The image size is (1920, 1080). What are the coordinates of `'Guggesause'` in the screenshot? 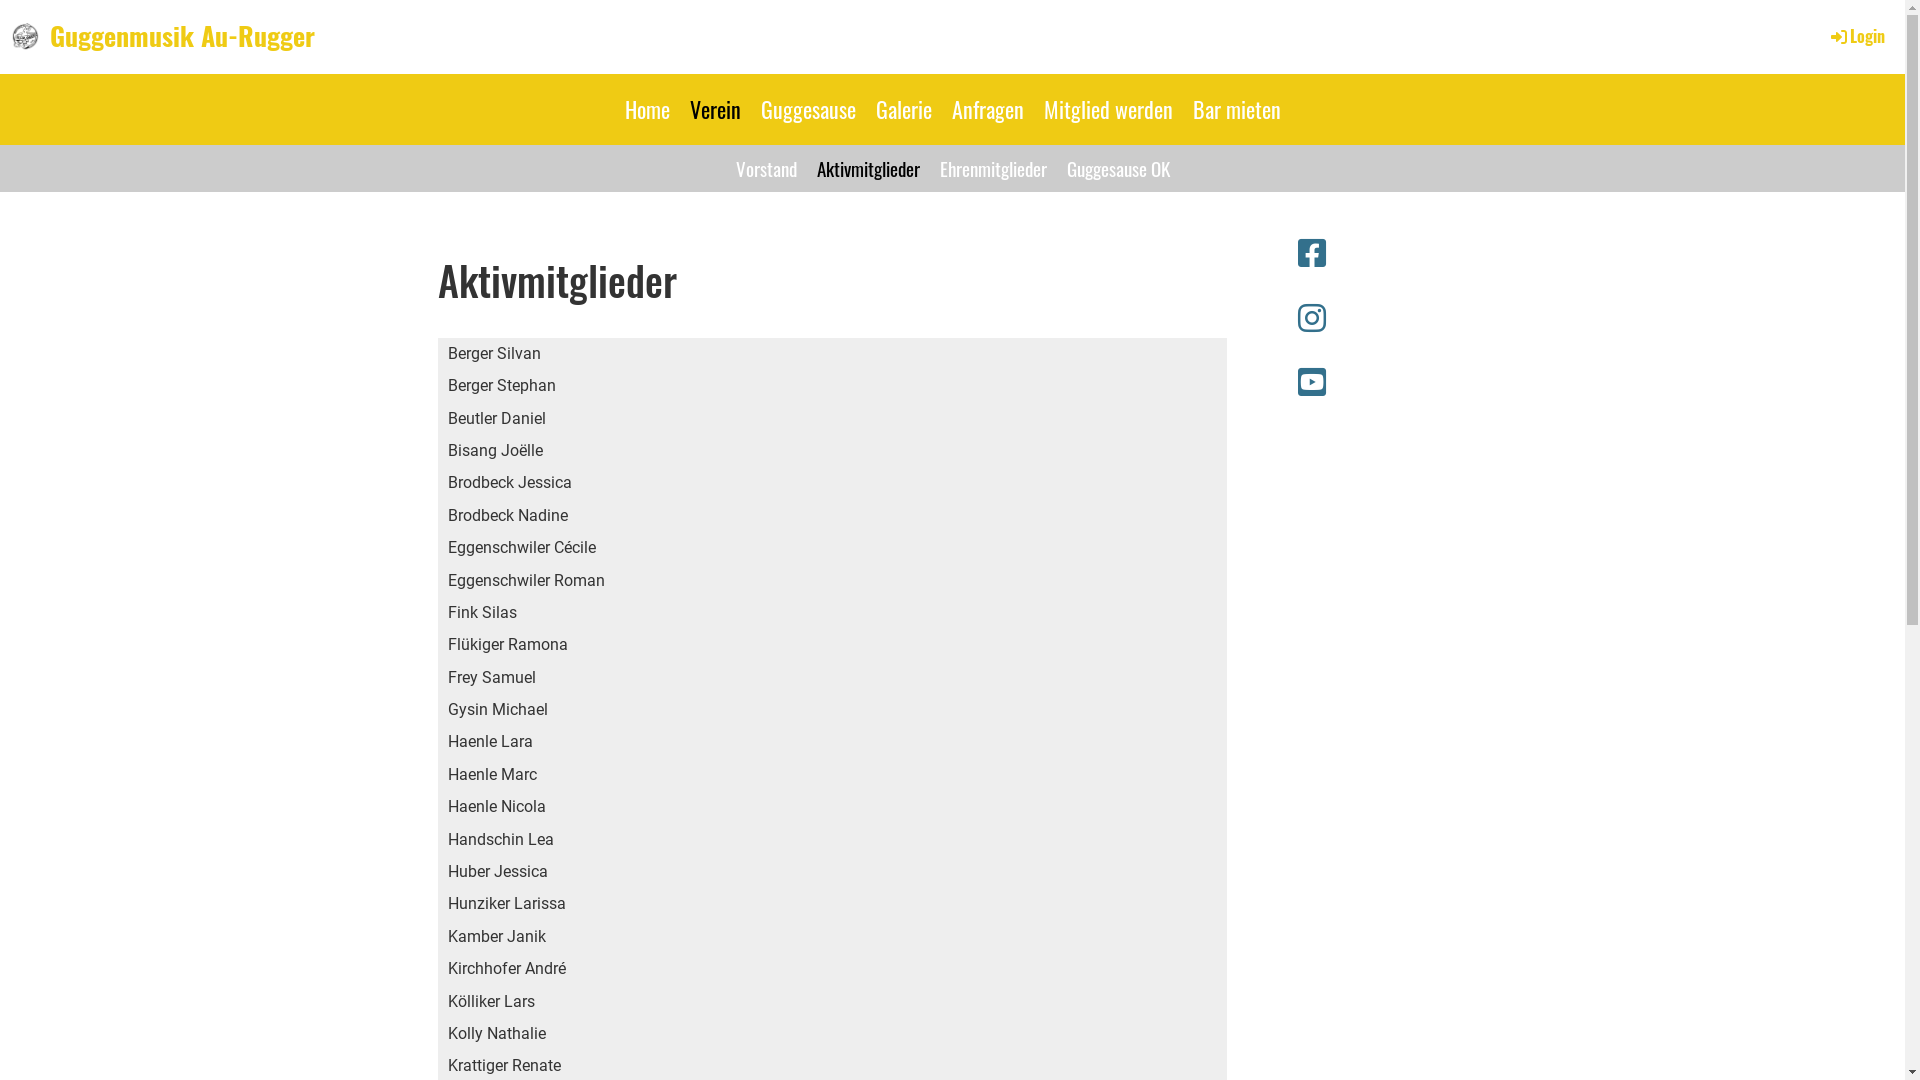 It's located at (748, 109).